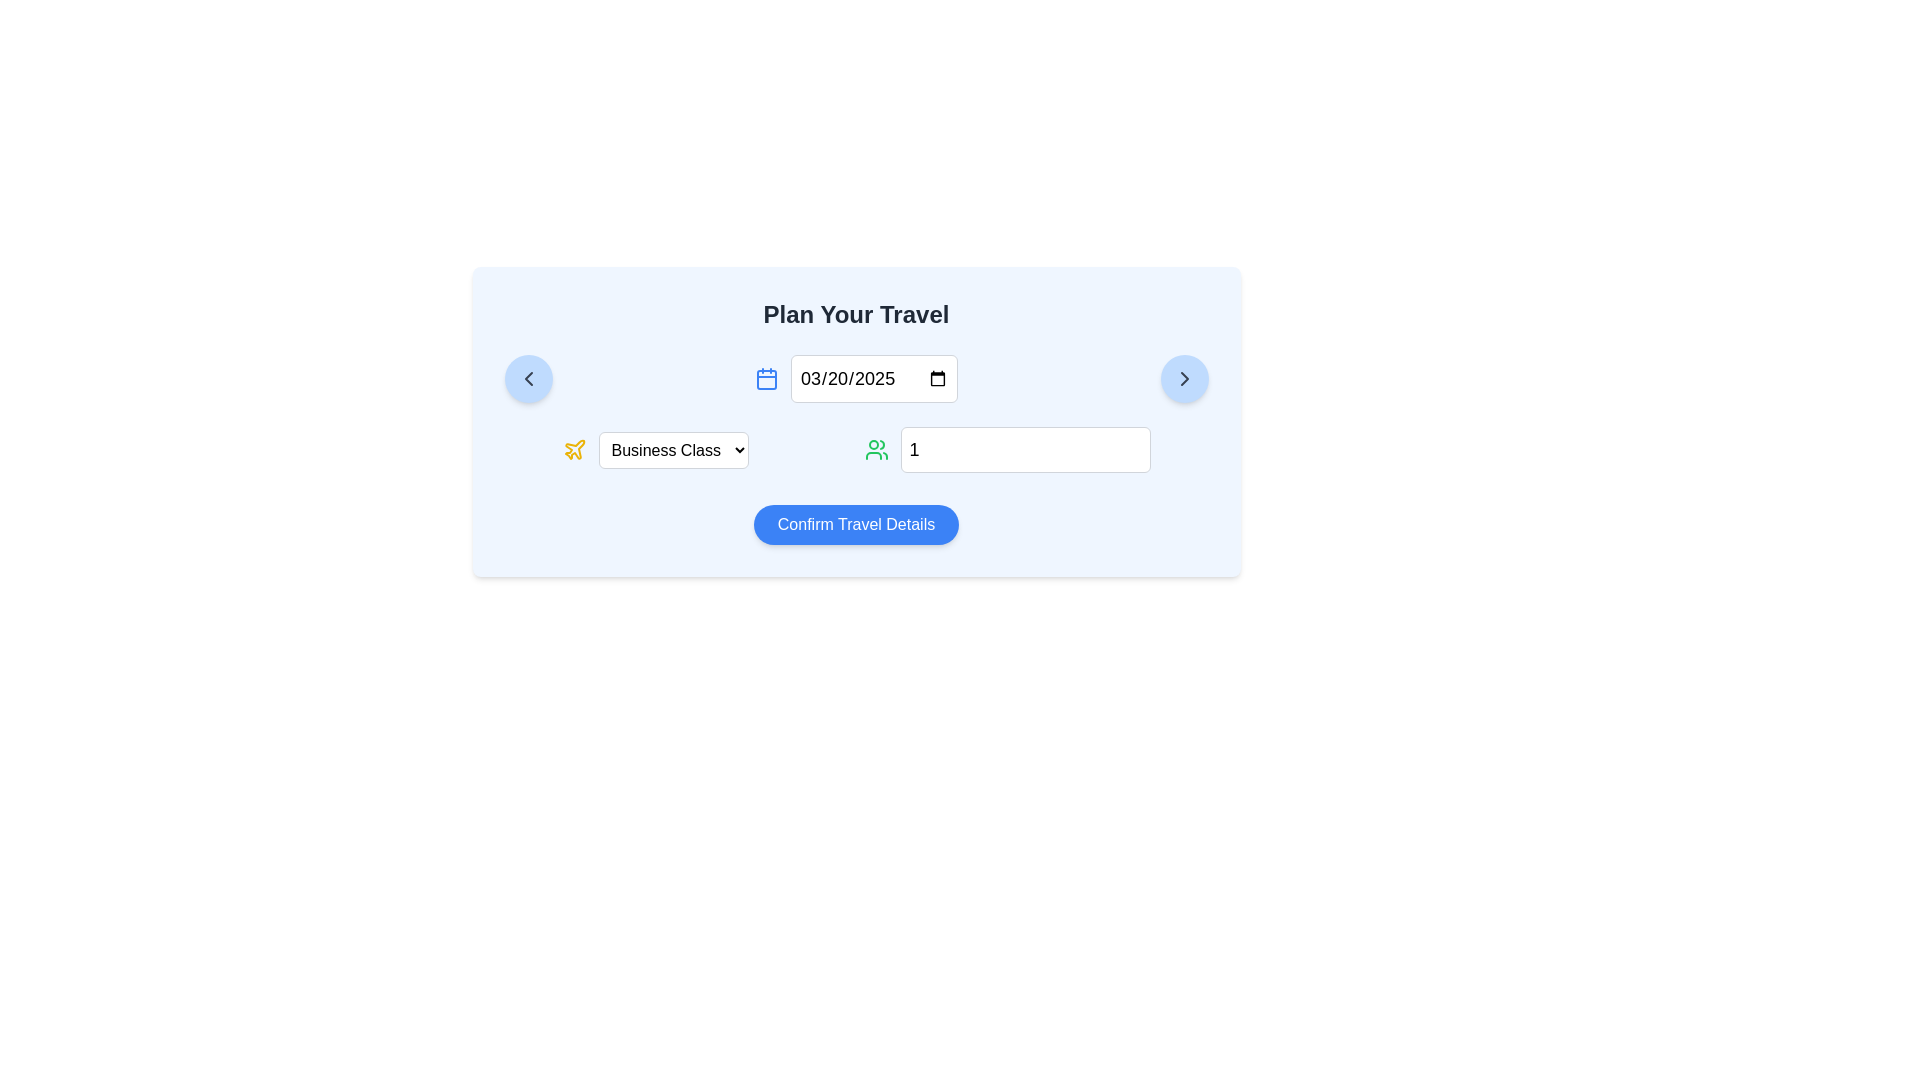 The width and height of the screenshot is (1920, 1080). I want to click on the navigation icon located inside the right-side circular button near the 'Plan Your Travel' interface section, so click(1184, 378).